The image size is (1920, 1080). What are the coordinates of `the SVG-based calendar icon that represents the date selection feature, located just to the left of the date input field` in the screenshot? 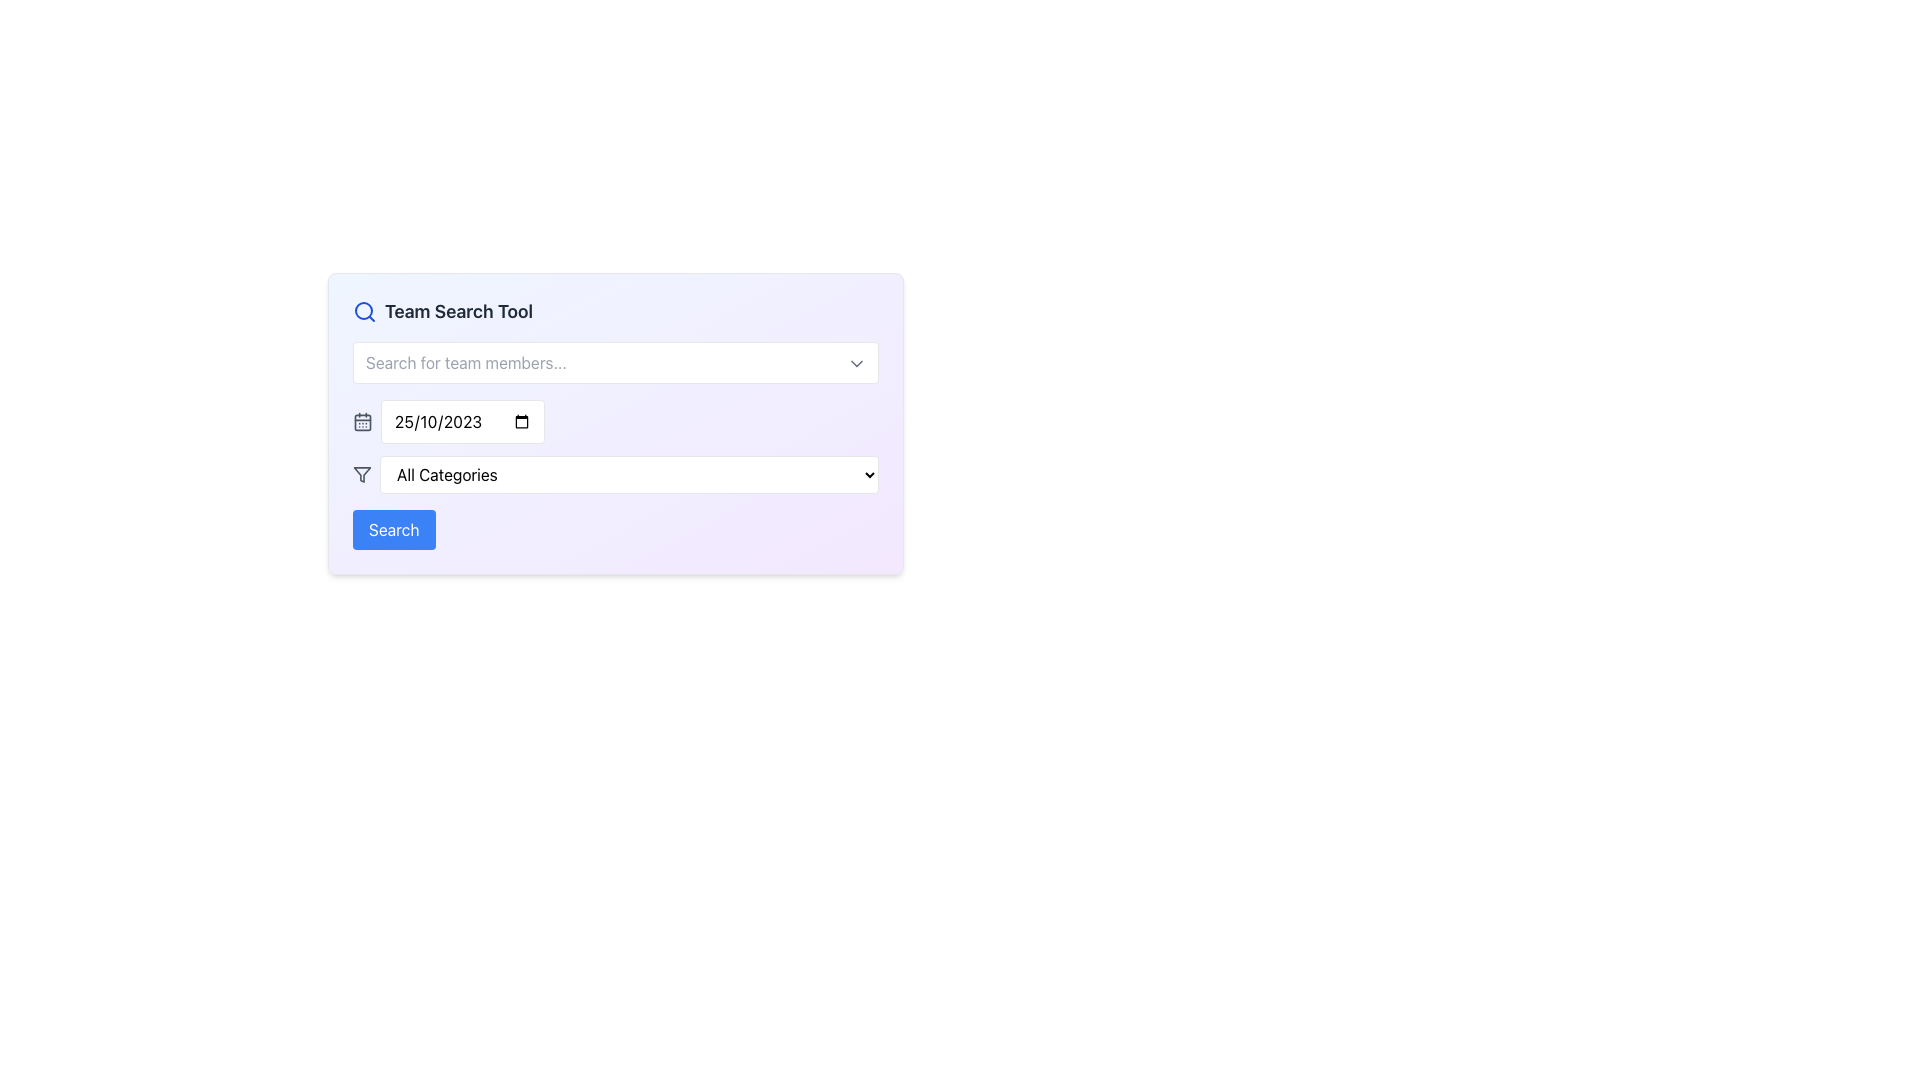 It's located at (363, 420).